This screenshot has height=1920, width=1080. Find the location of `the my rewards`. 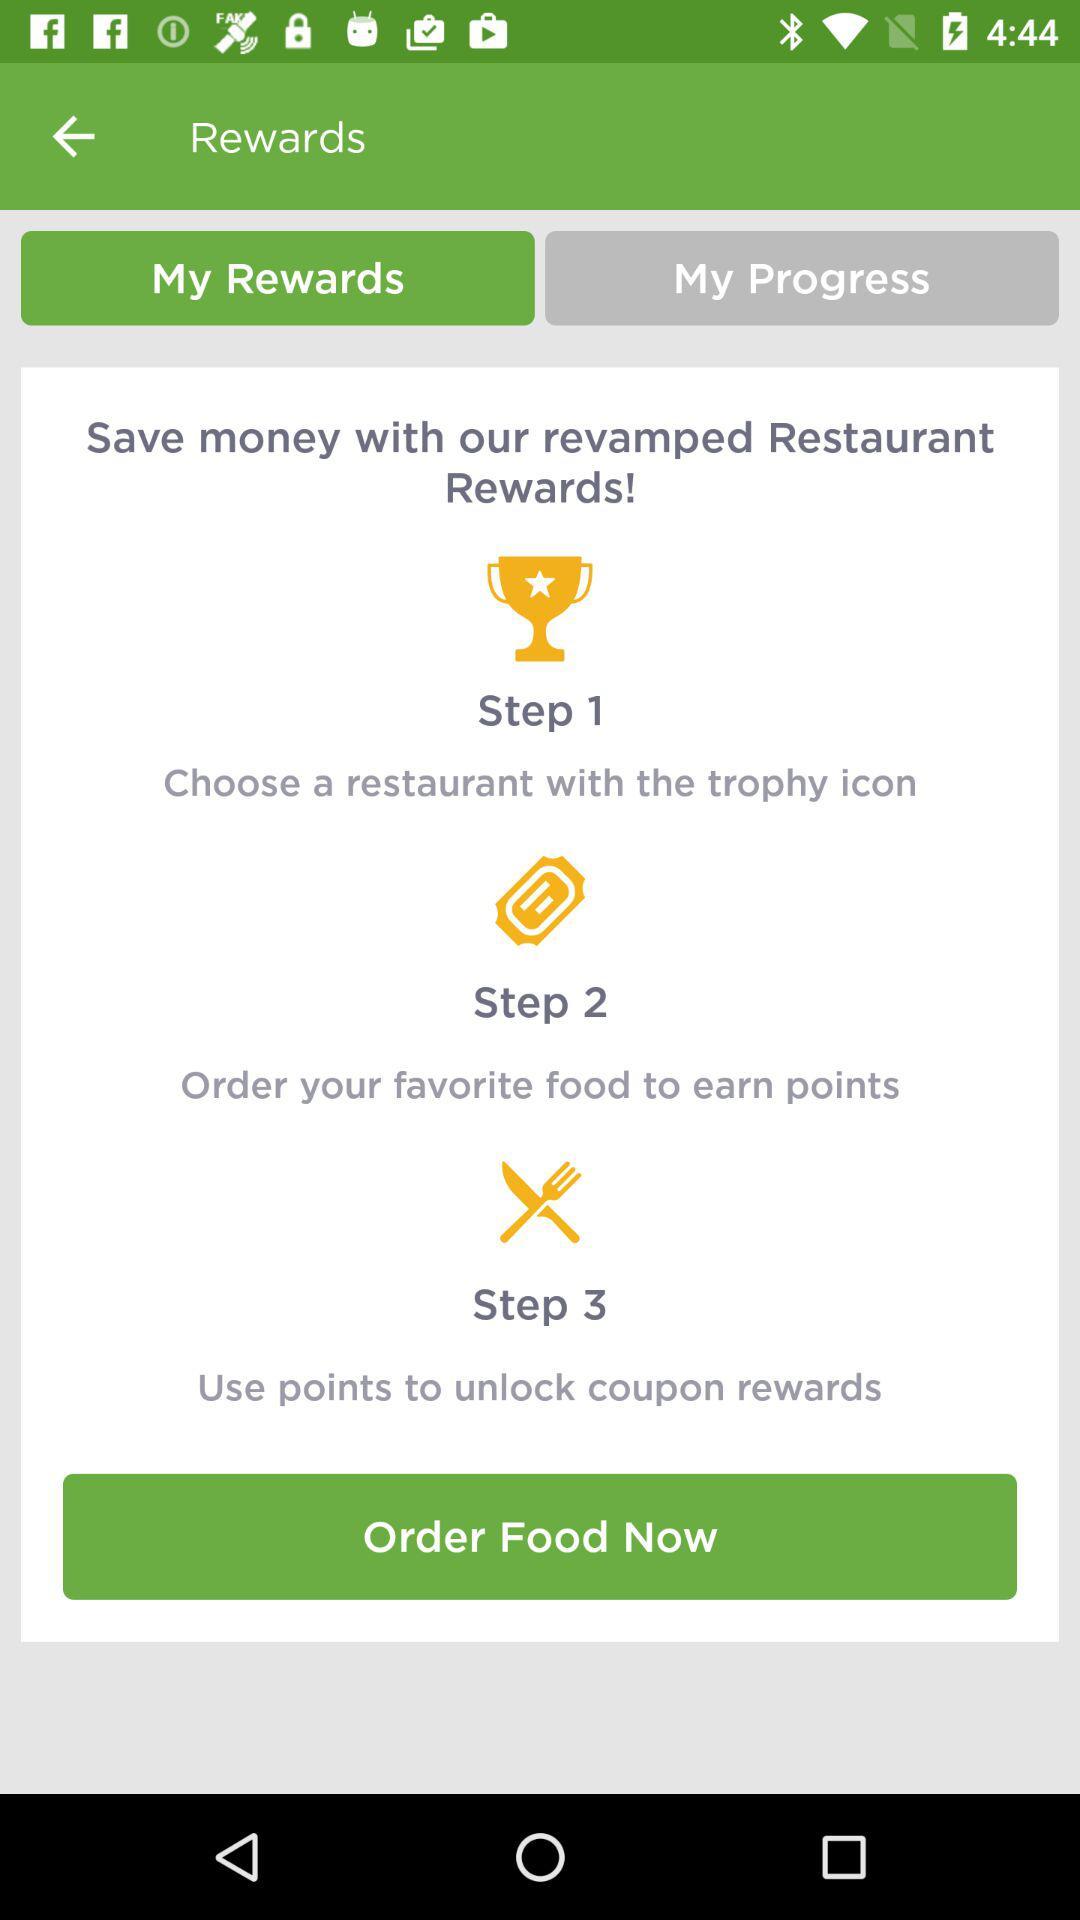

the my rewards is located at coordinates (277, 277).